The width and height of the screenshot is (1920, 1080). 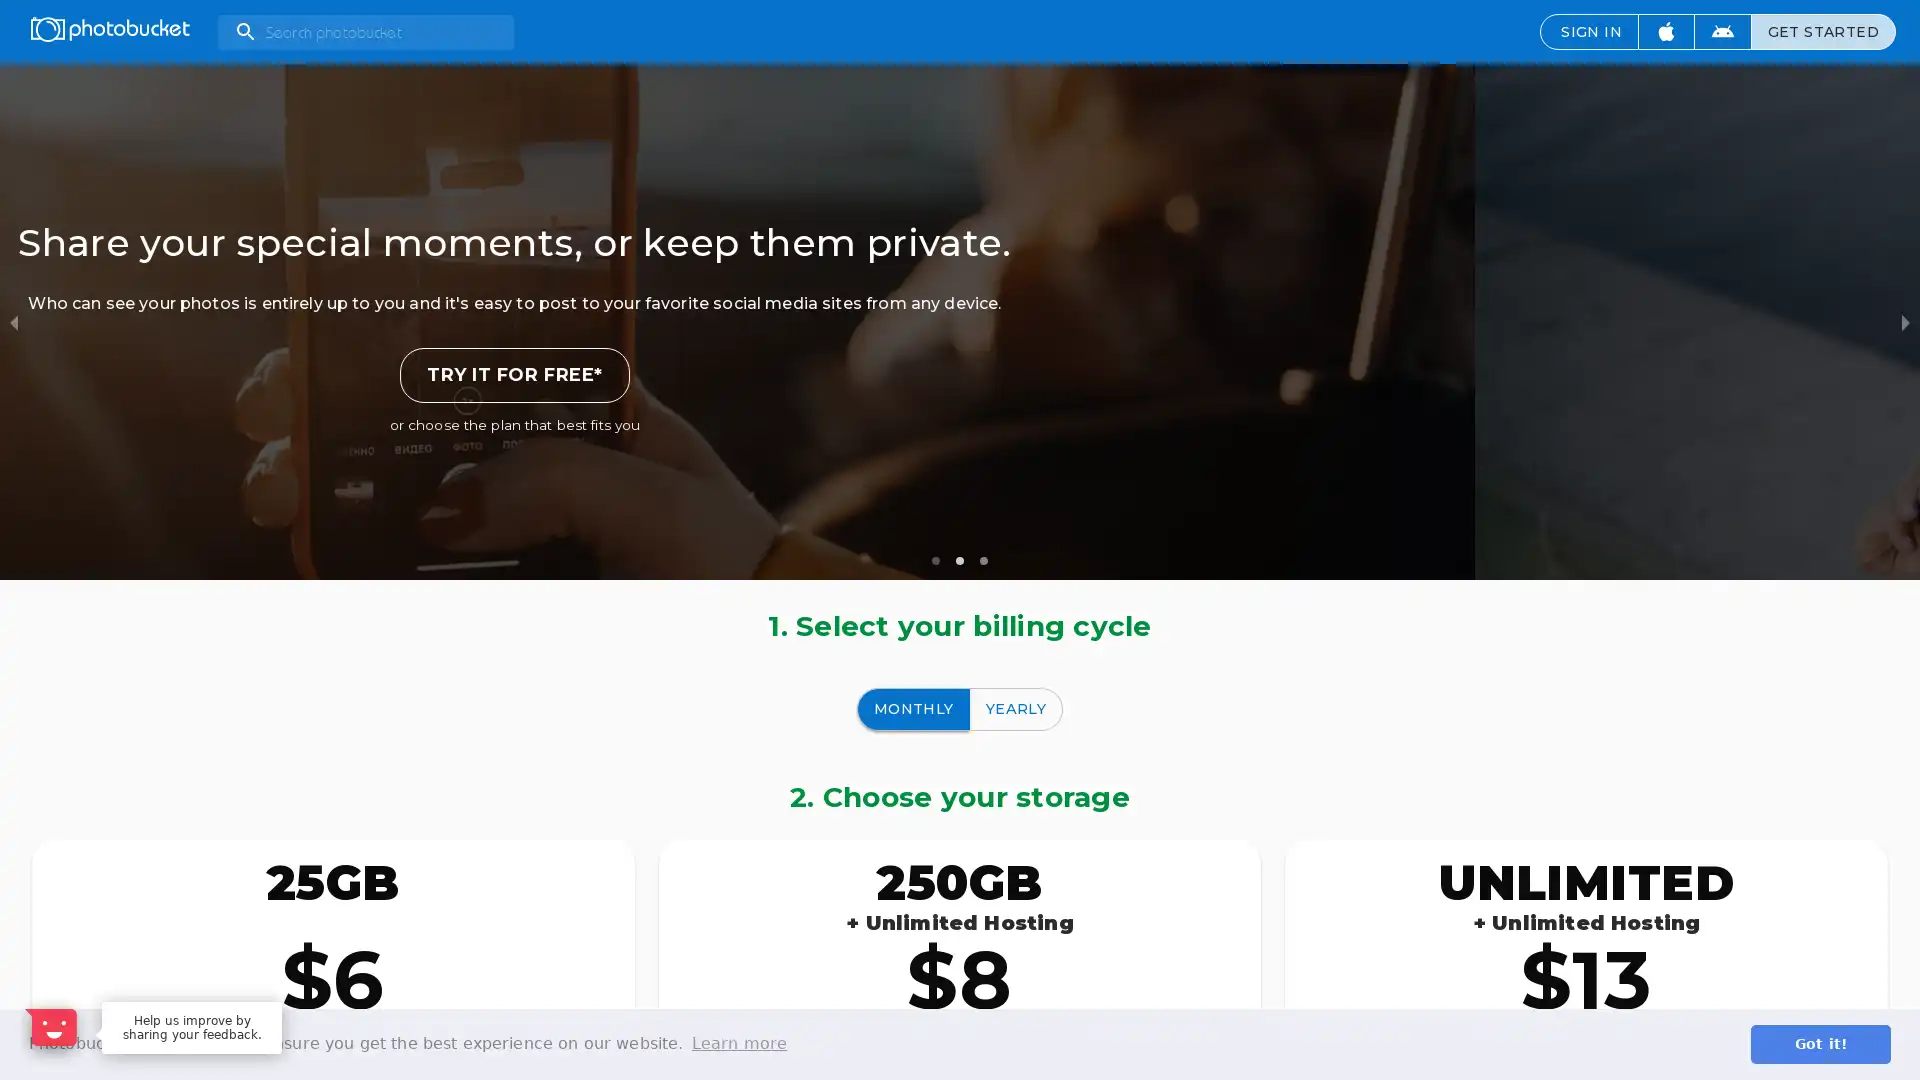 What do you see at coordinates (1631, 1001) in the screenshot?
I see `Maybe later` at bounding box center [1631, 1001].